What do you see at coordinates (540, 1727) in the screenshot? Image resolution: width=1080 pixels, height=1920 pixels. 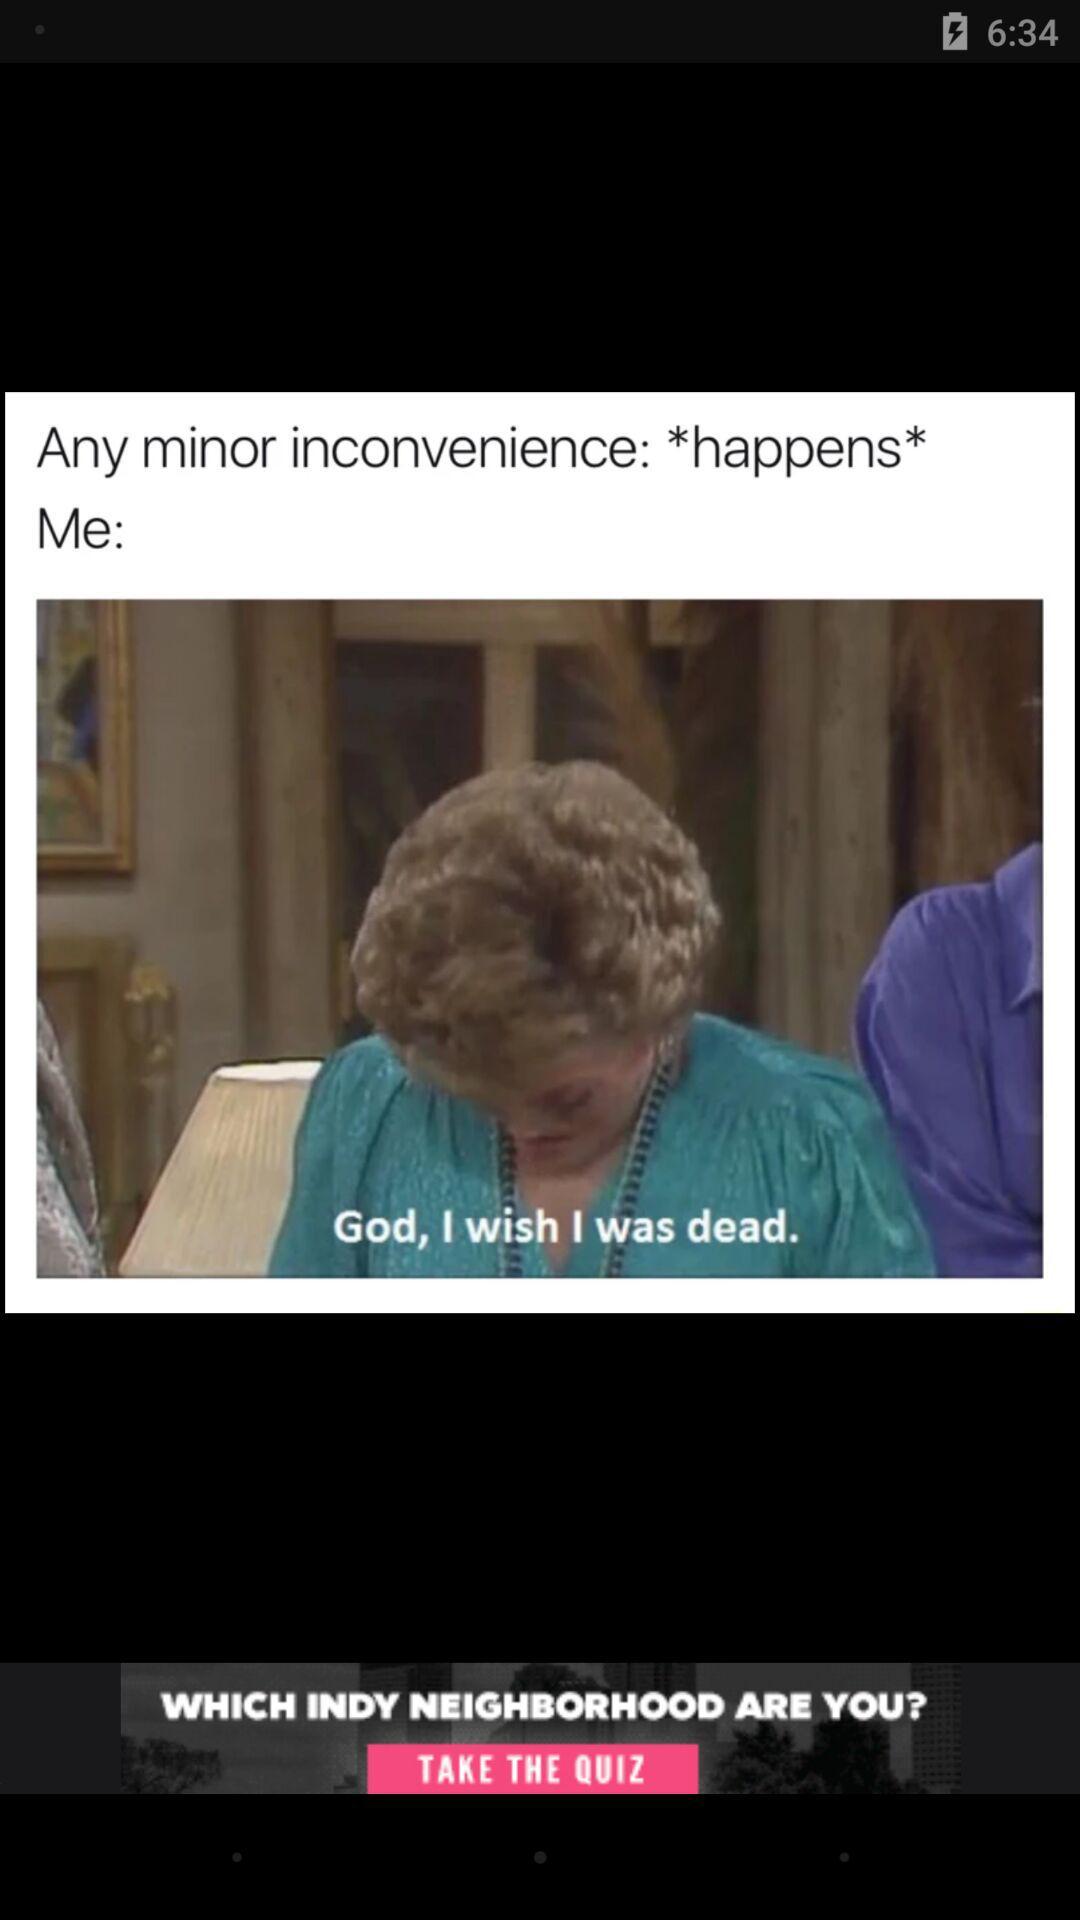 I see `taking quiz about neighborhood` at bounding box center [540, 1727].